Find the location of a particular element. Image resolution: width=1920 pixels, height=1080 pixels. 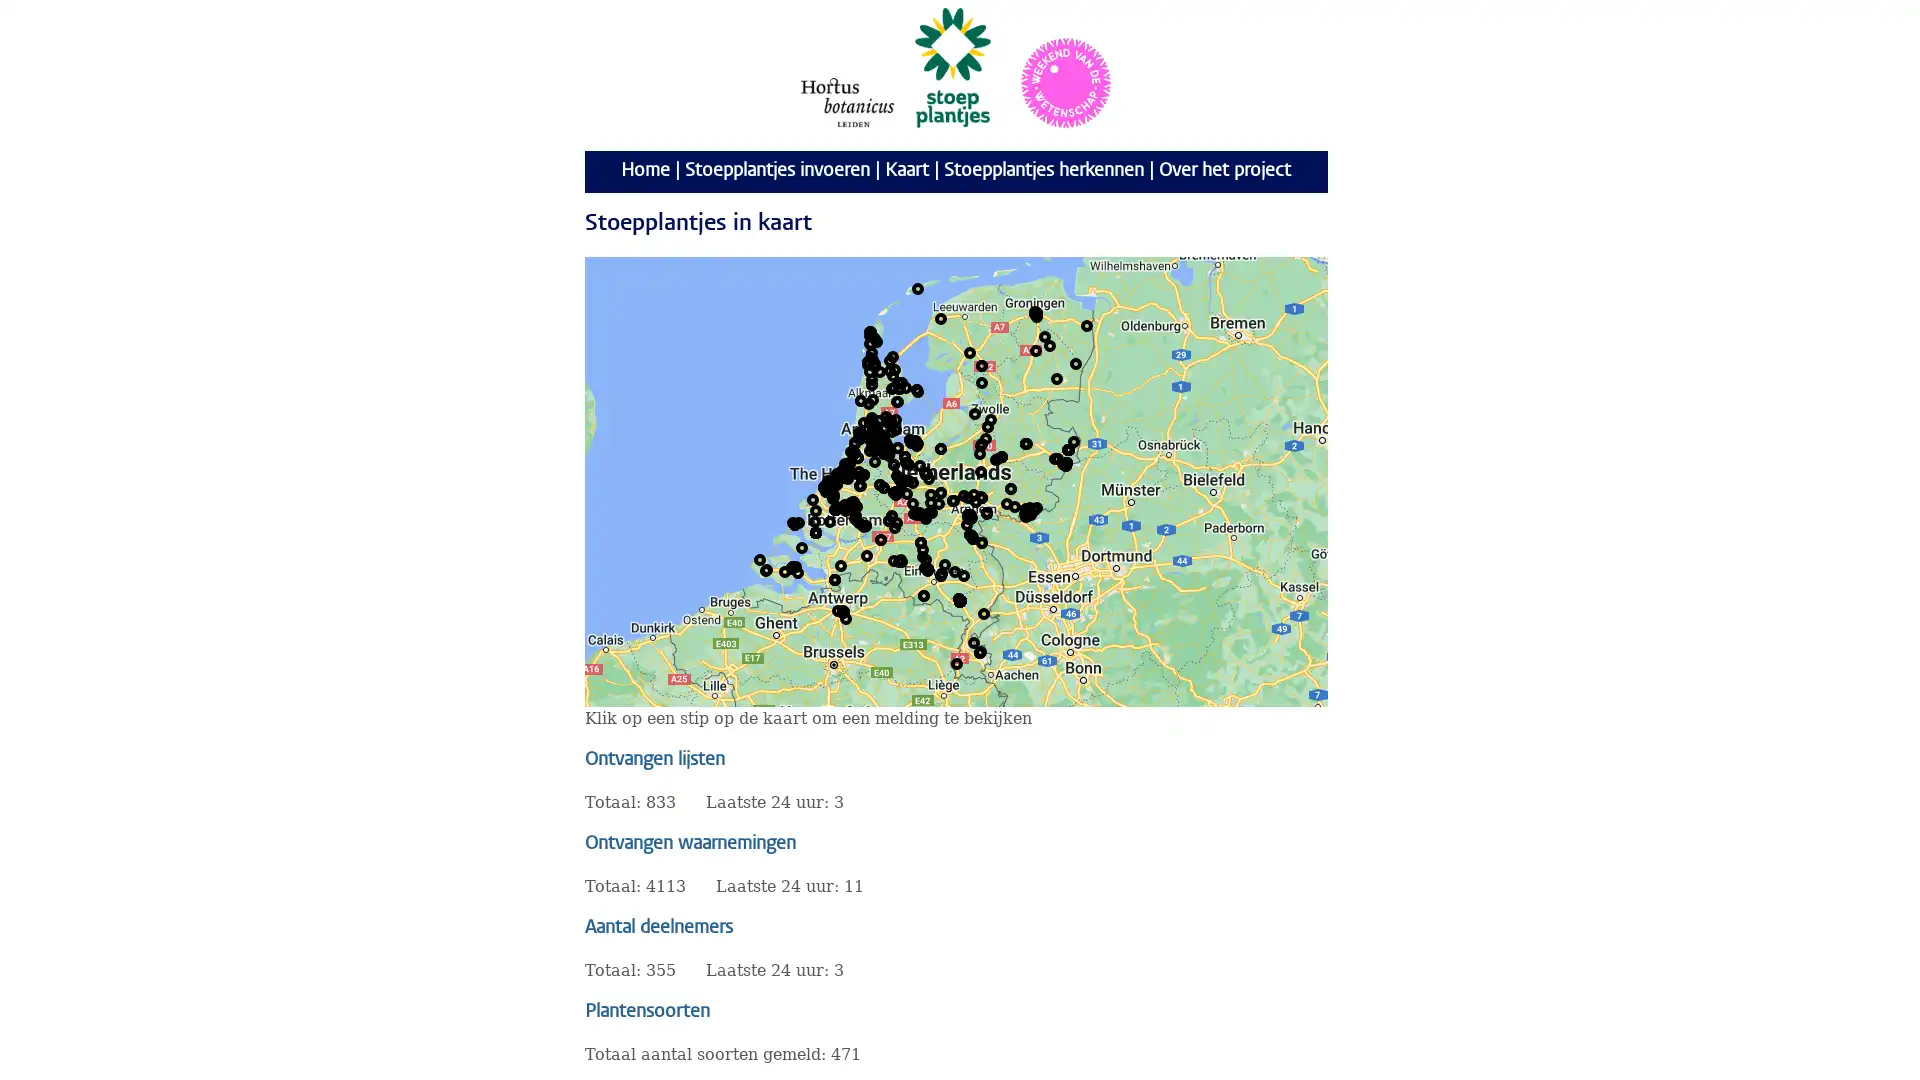

Telling van Pannekoekenprutje op 31 mei 2022 is located at coordinates (816, 531).